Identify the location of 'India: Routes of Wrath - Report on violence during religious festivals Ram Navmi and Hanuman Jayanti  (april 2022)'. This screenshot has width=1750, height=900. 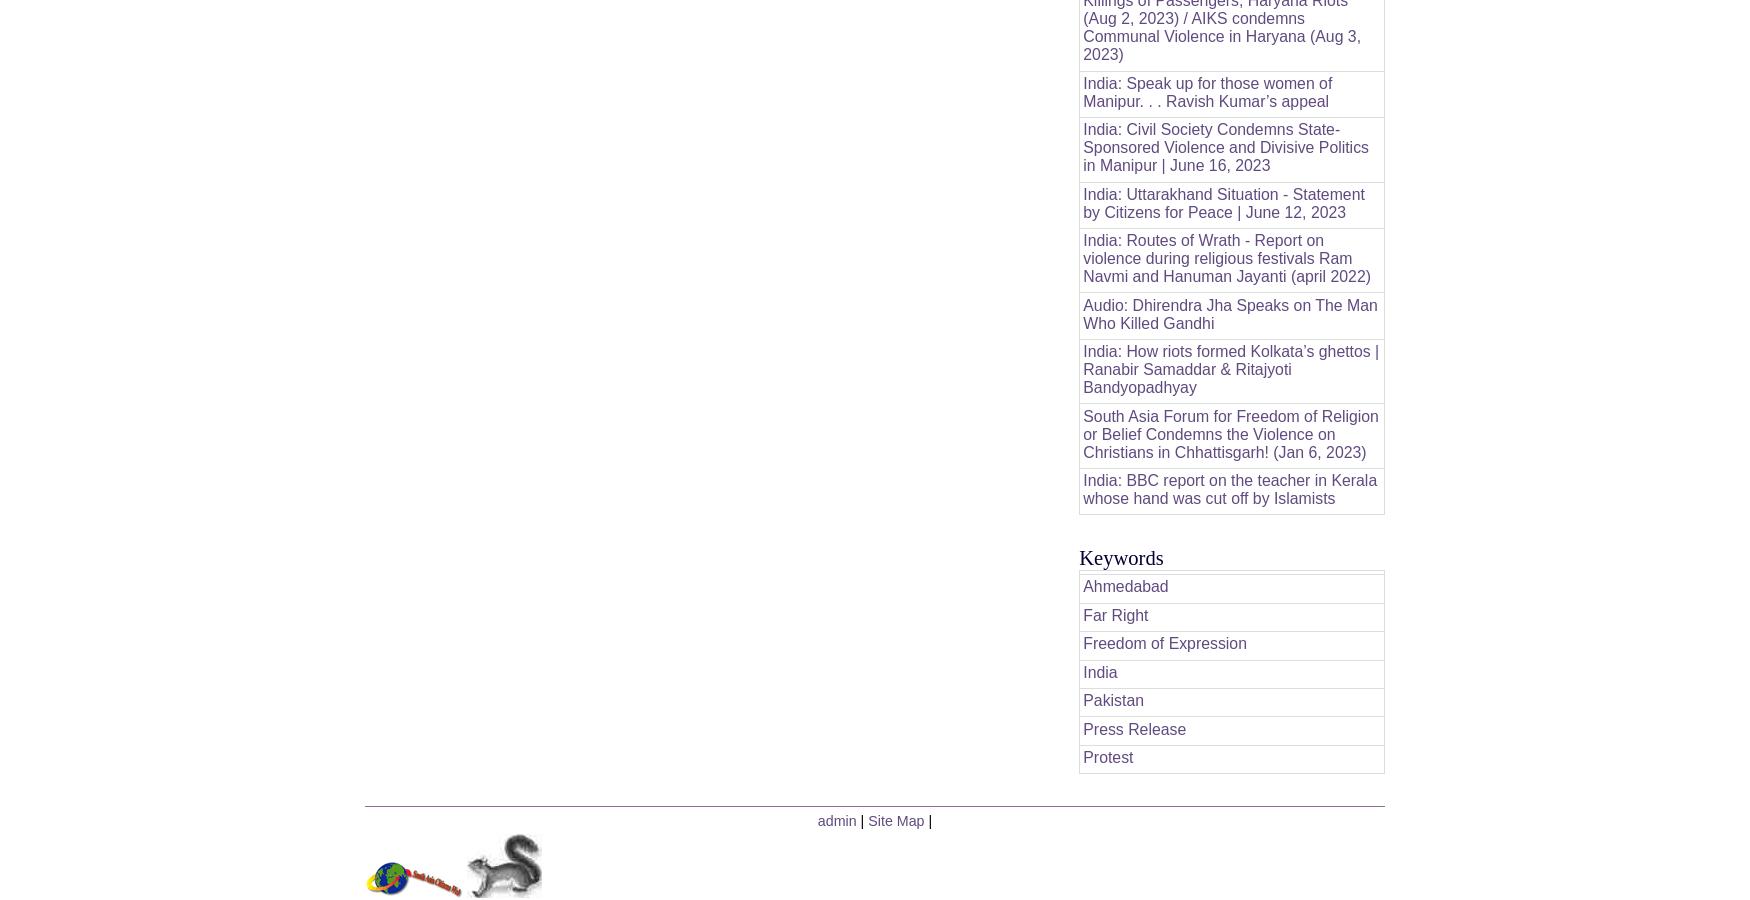
(1226, 257).